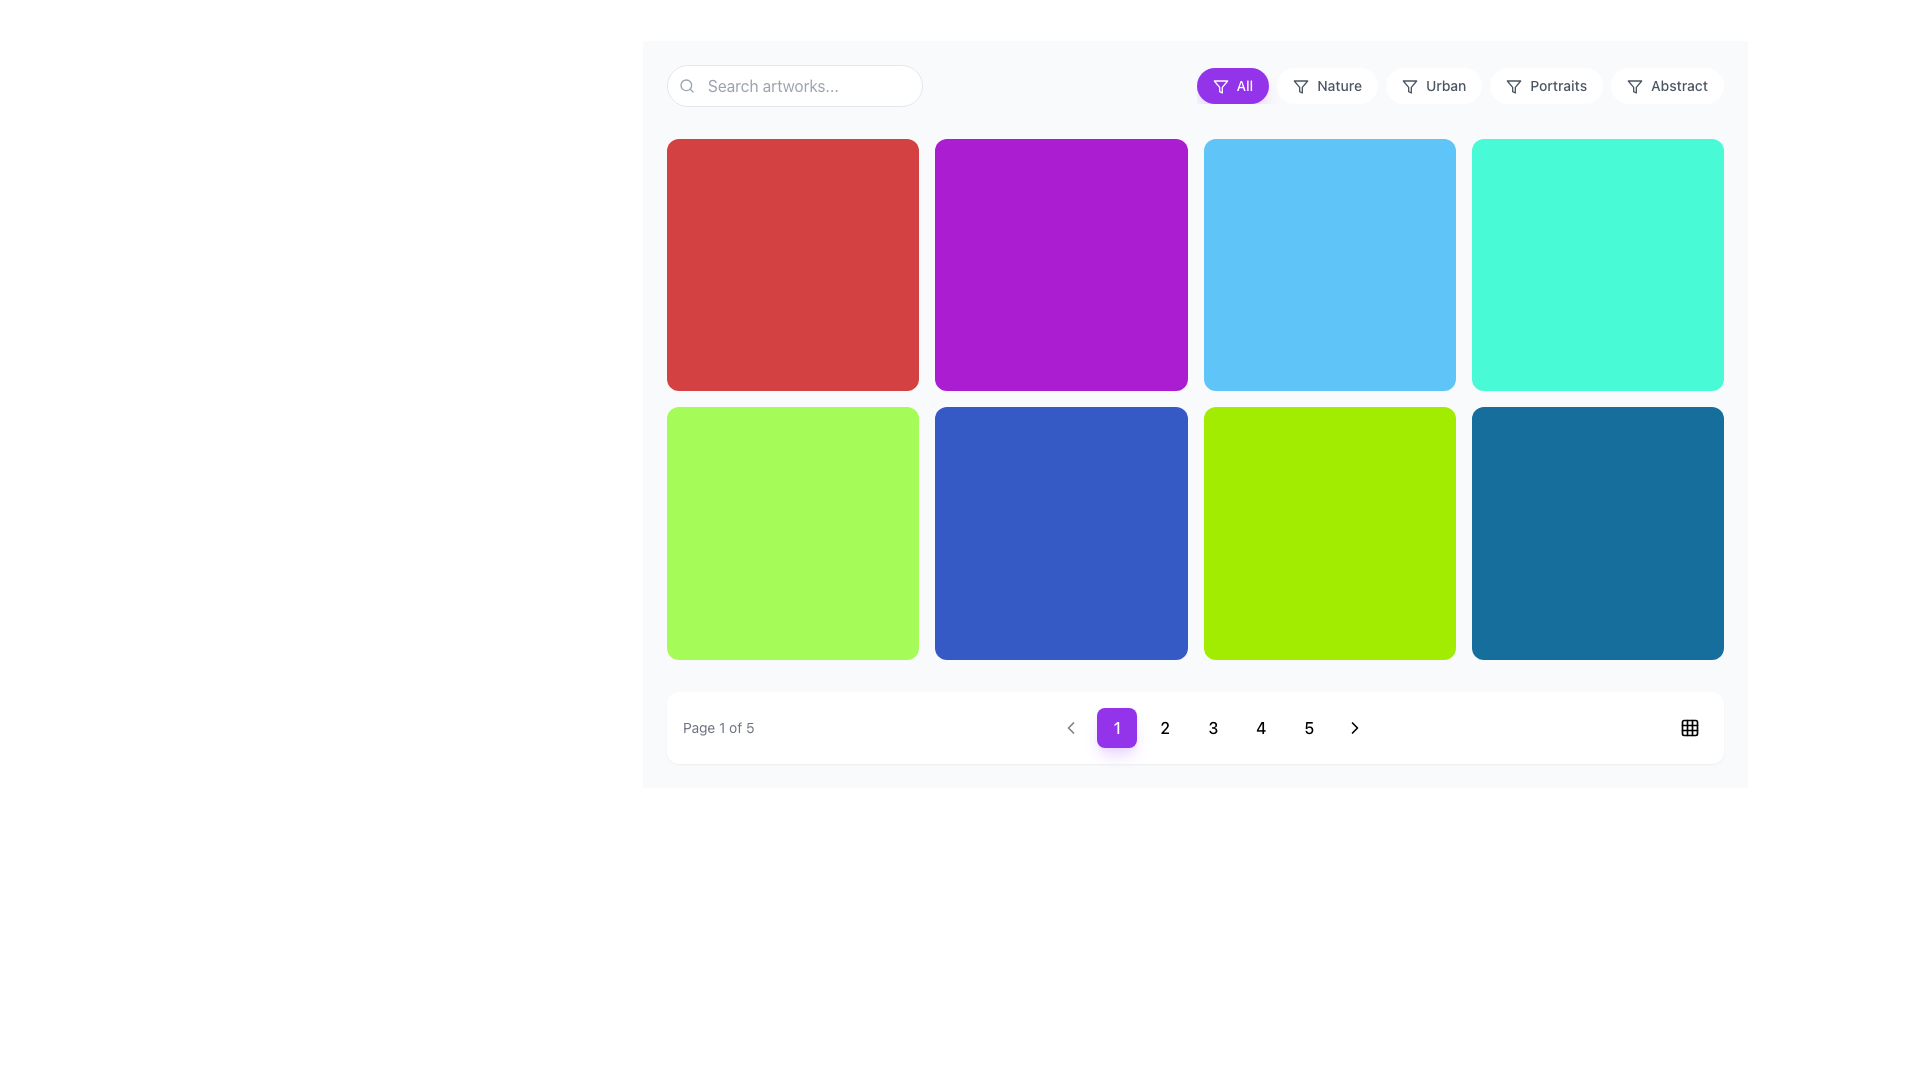 The image size is (1920, 1080). I want to click on the rounded rectangular search bar with the placeholder text 'Search artworks...' to observe a visual response, so click(794, 84).